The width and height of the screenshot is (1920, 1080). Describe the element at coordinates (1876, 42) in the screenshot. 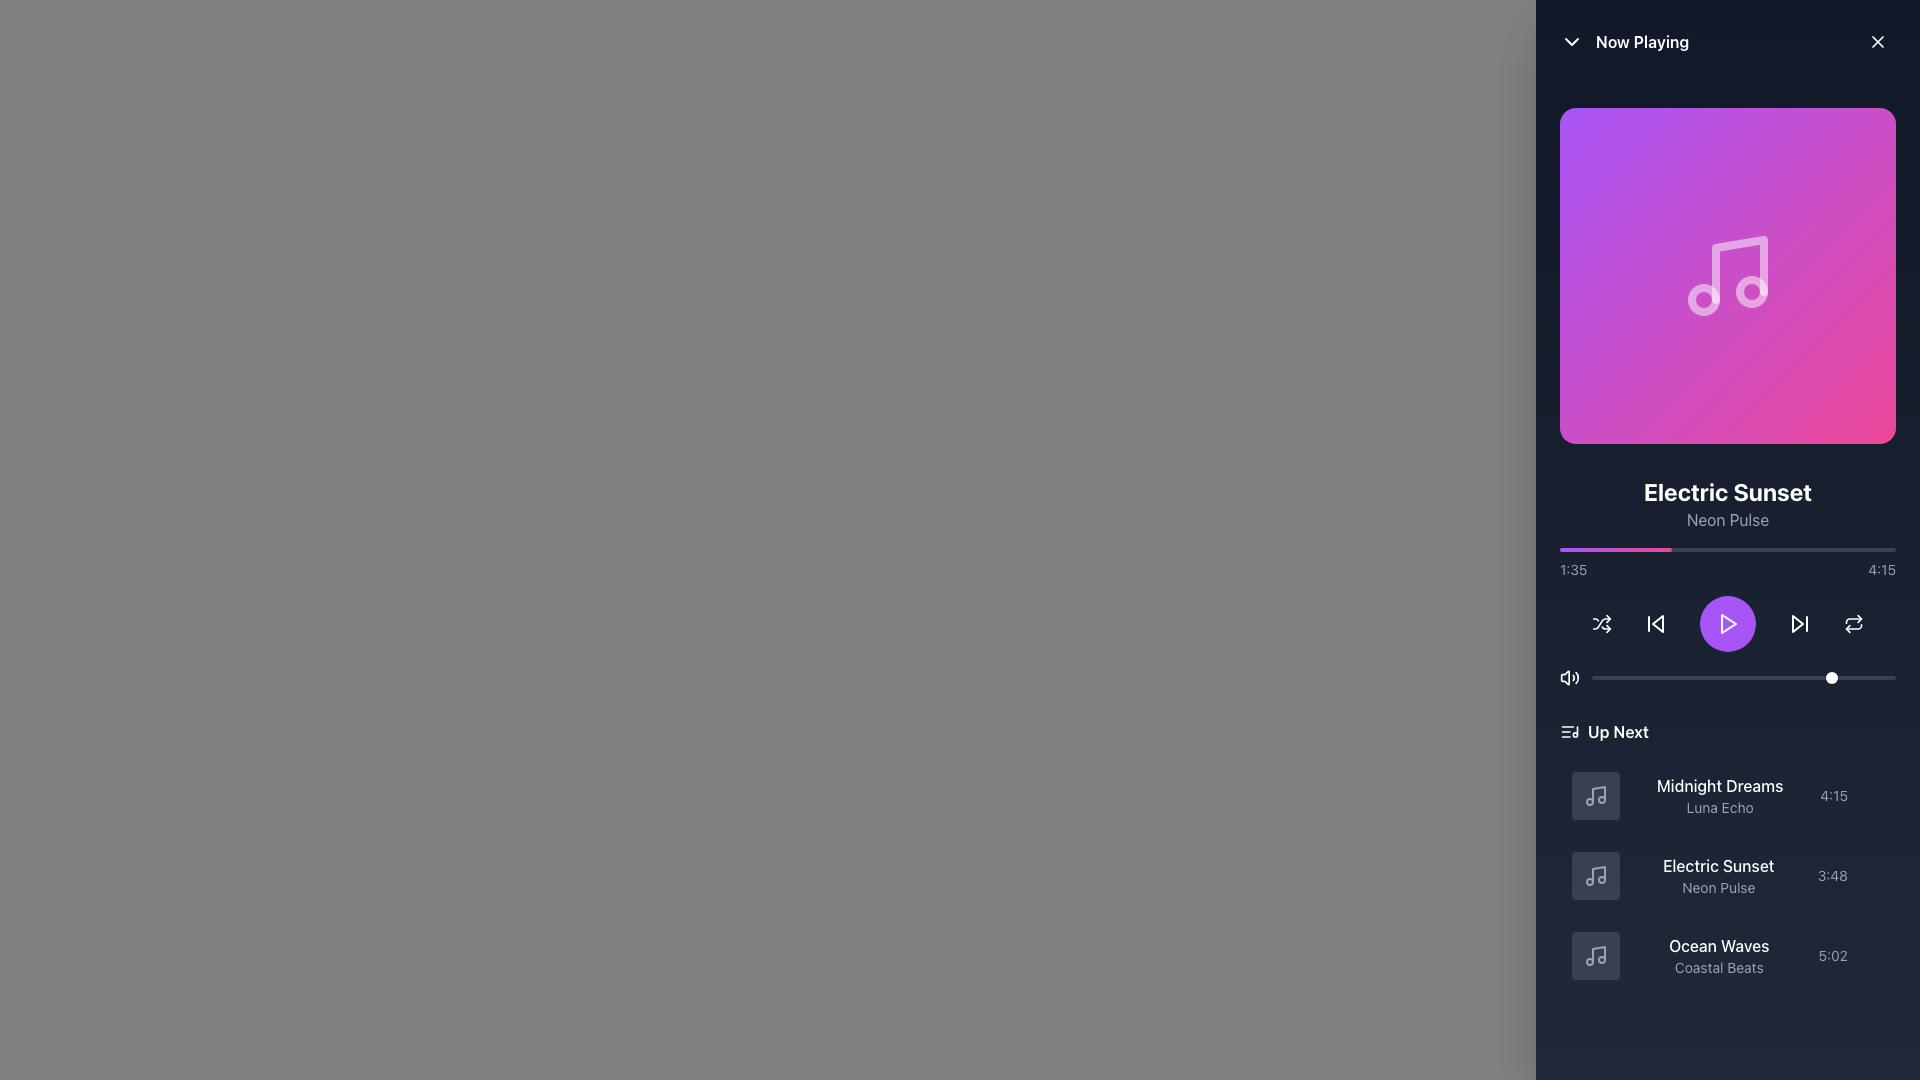

I see `the 'X' mark button located at the top-right corner of the 'Now Playing' section to observe the hover effect` at that location.